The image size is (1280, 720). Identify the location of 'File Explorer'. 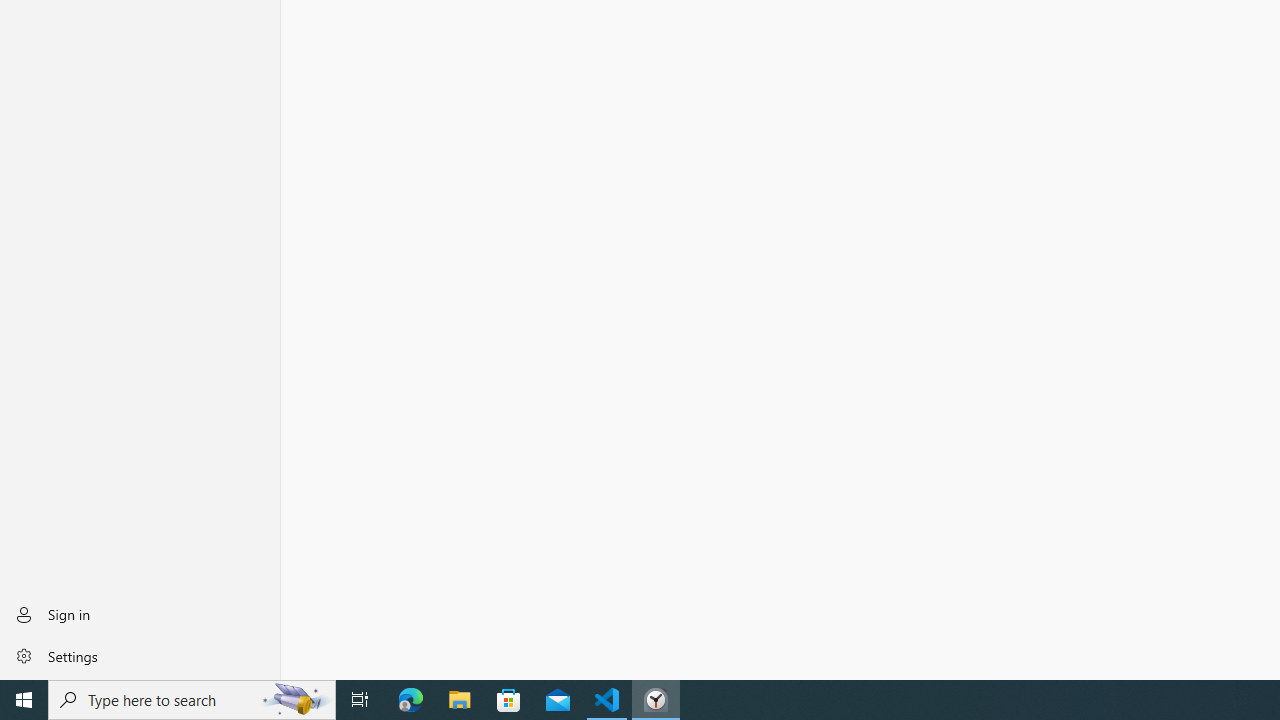
(459, 698).